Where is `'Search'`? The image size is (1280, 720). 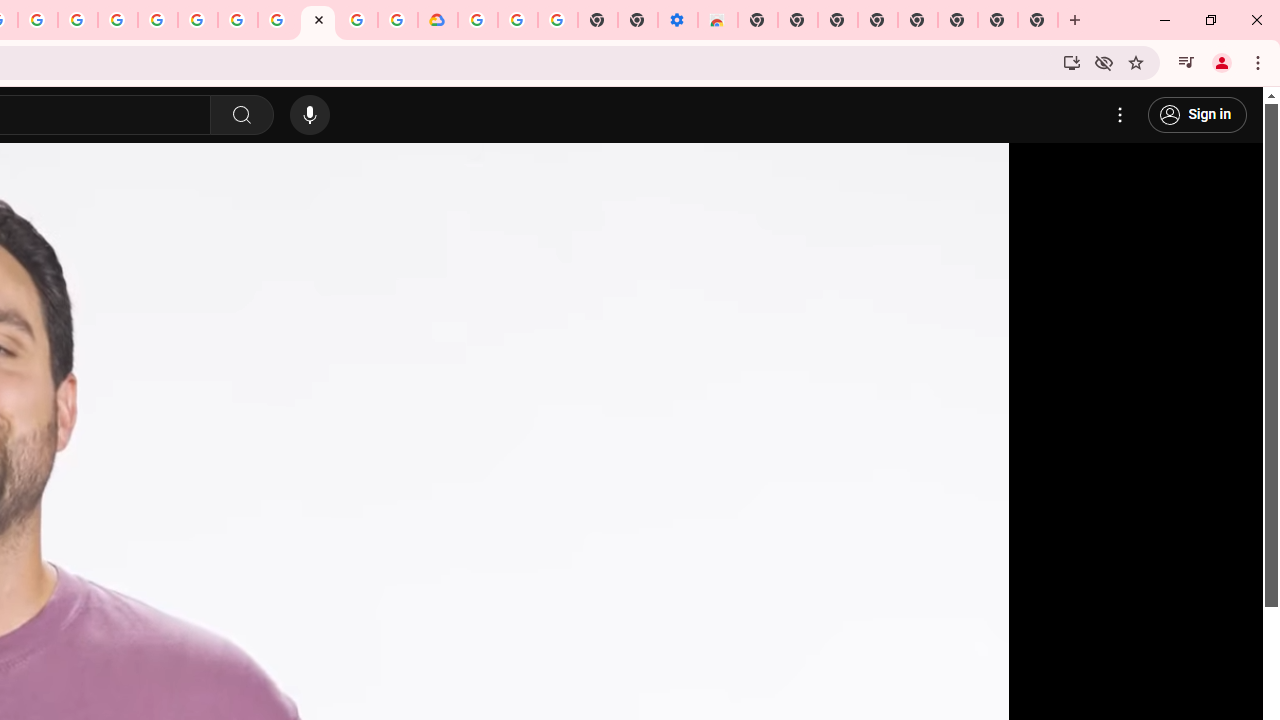
'Search' is located at coordinates (240, 115).